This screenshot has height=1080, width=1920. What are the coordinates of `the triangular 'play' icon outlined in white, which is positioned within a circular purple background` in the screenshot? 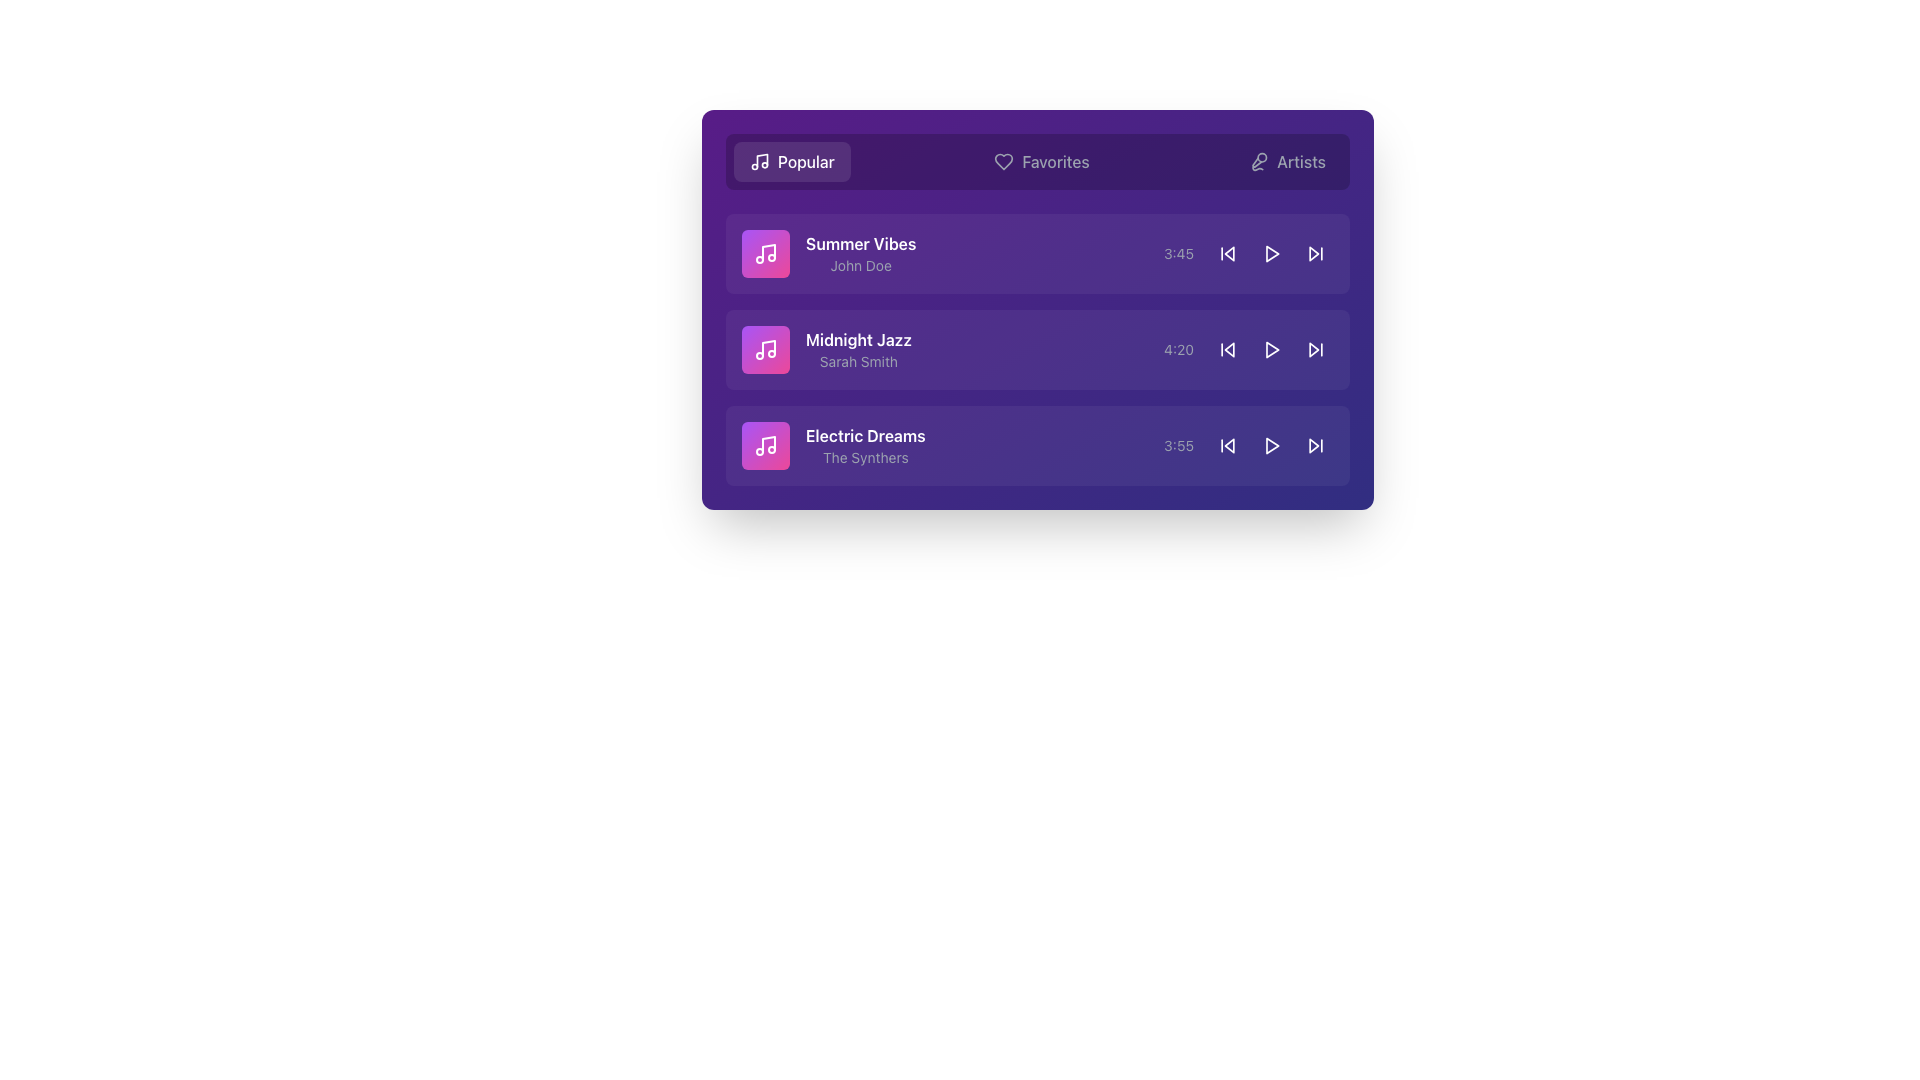 It's located at (1271, 253).